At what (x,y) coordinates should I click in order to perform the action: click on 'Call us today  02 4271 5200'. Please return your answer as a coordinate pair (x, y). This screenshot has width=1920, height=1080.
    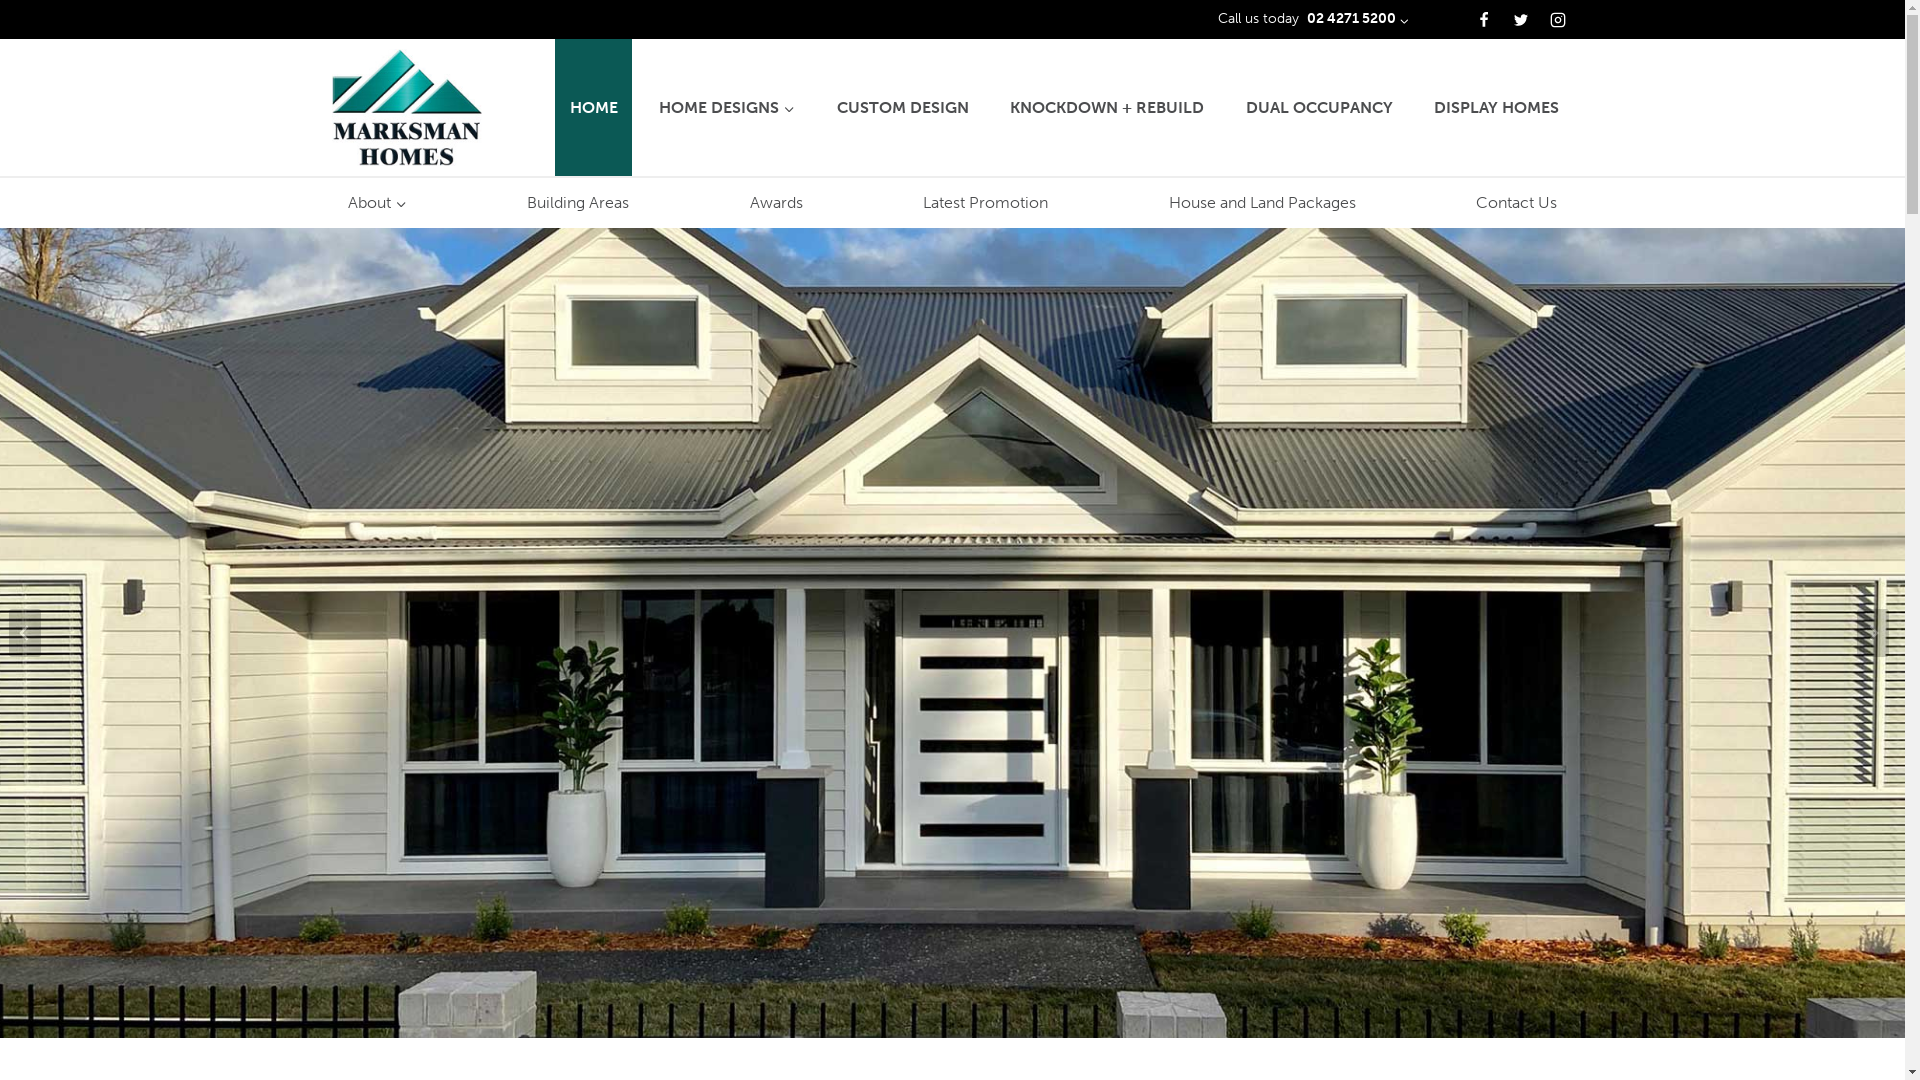
    Looking at the image, I should click on (1313, 19).